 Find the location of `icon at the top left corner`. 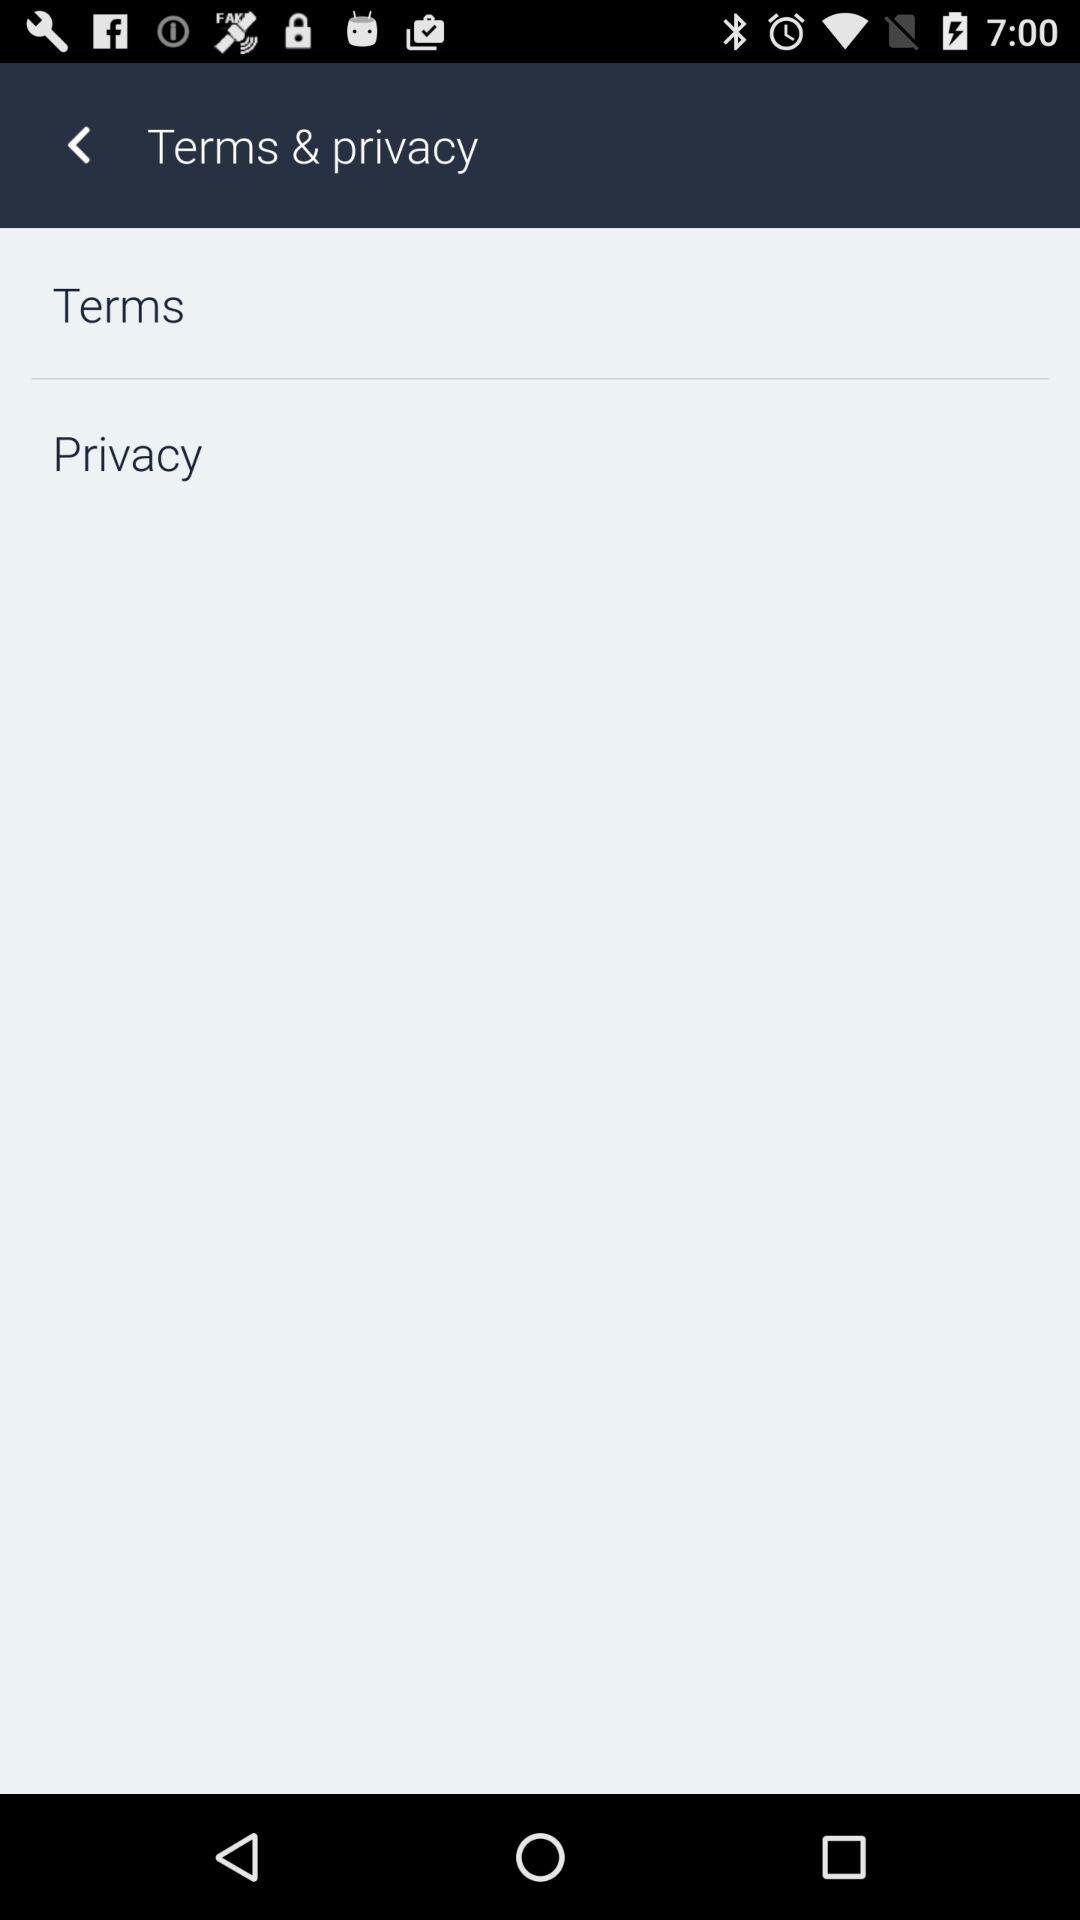

icon at the top left corner is located at coordinates (77, 144).